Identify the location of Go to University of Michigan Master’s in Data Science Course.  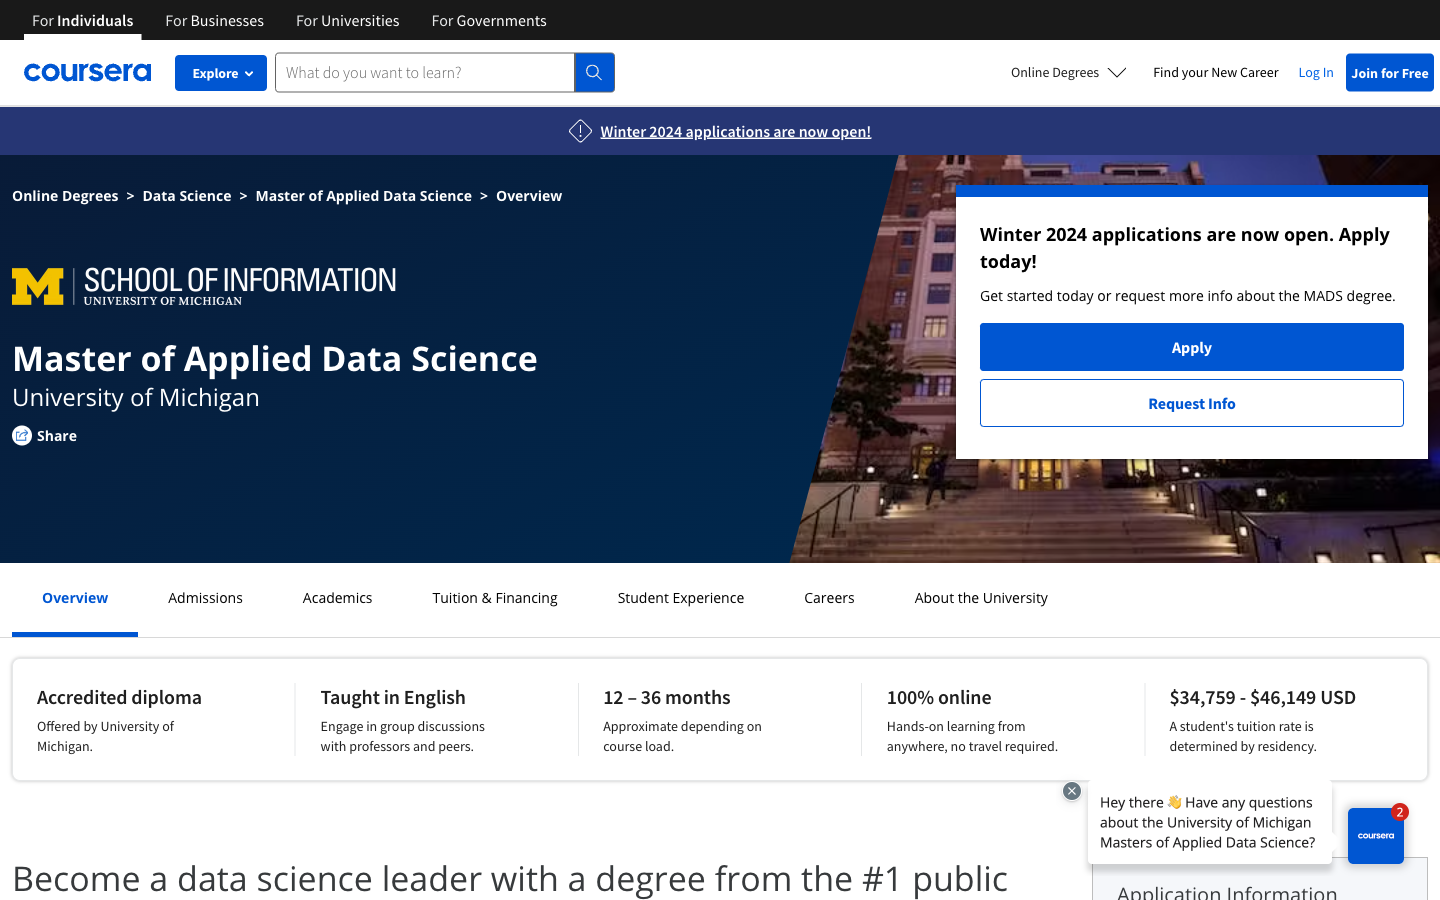
(187, 195).